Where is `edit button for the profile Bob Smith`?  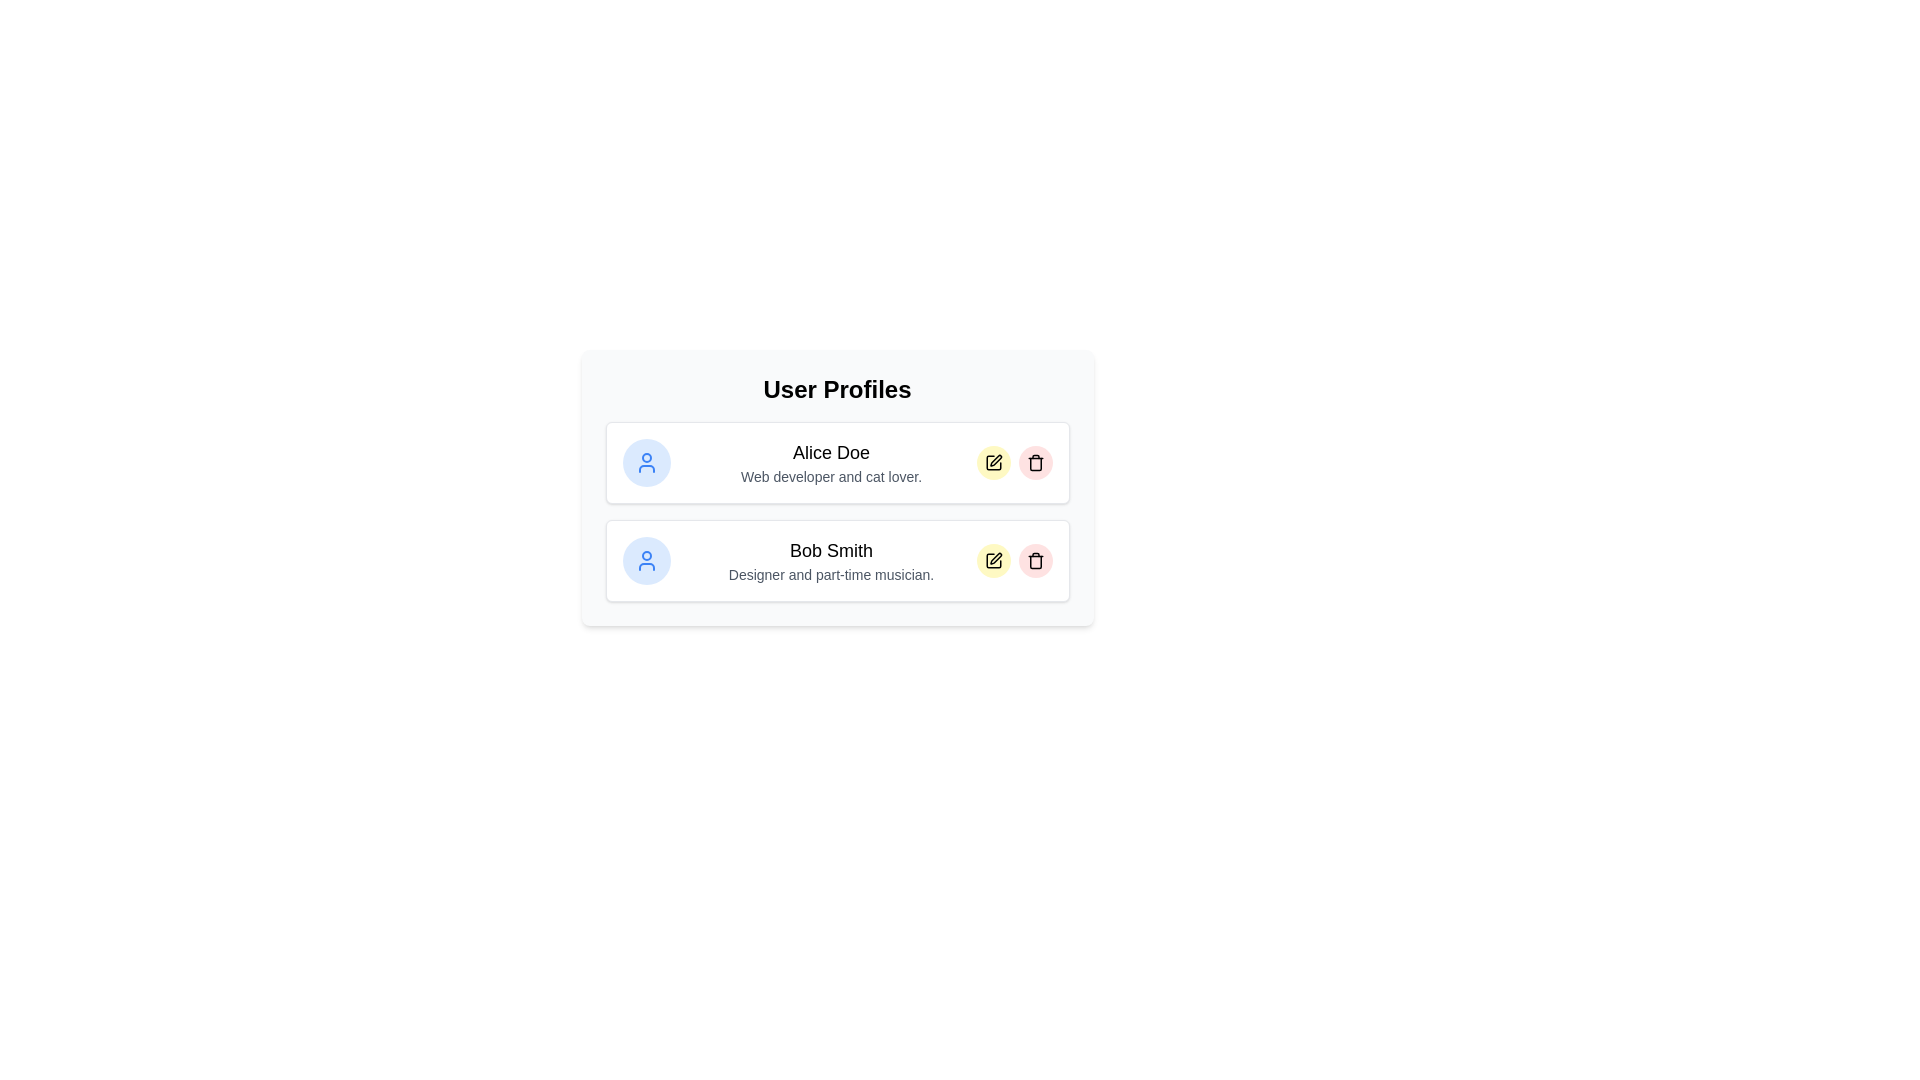 edit button for the profile Bob Smith is located at coordinates (993, 560).